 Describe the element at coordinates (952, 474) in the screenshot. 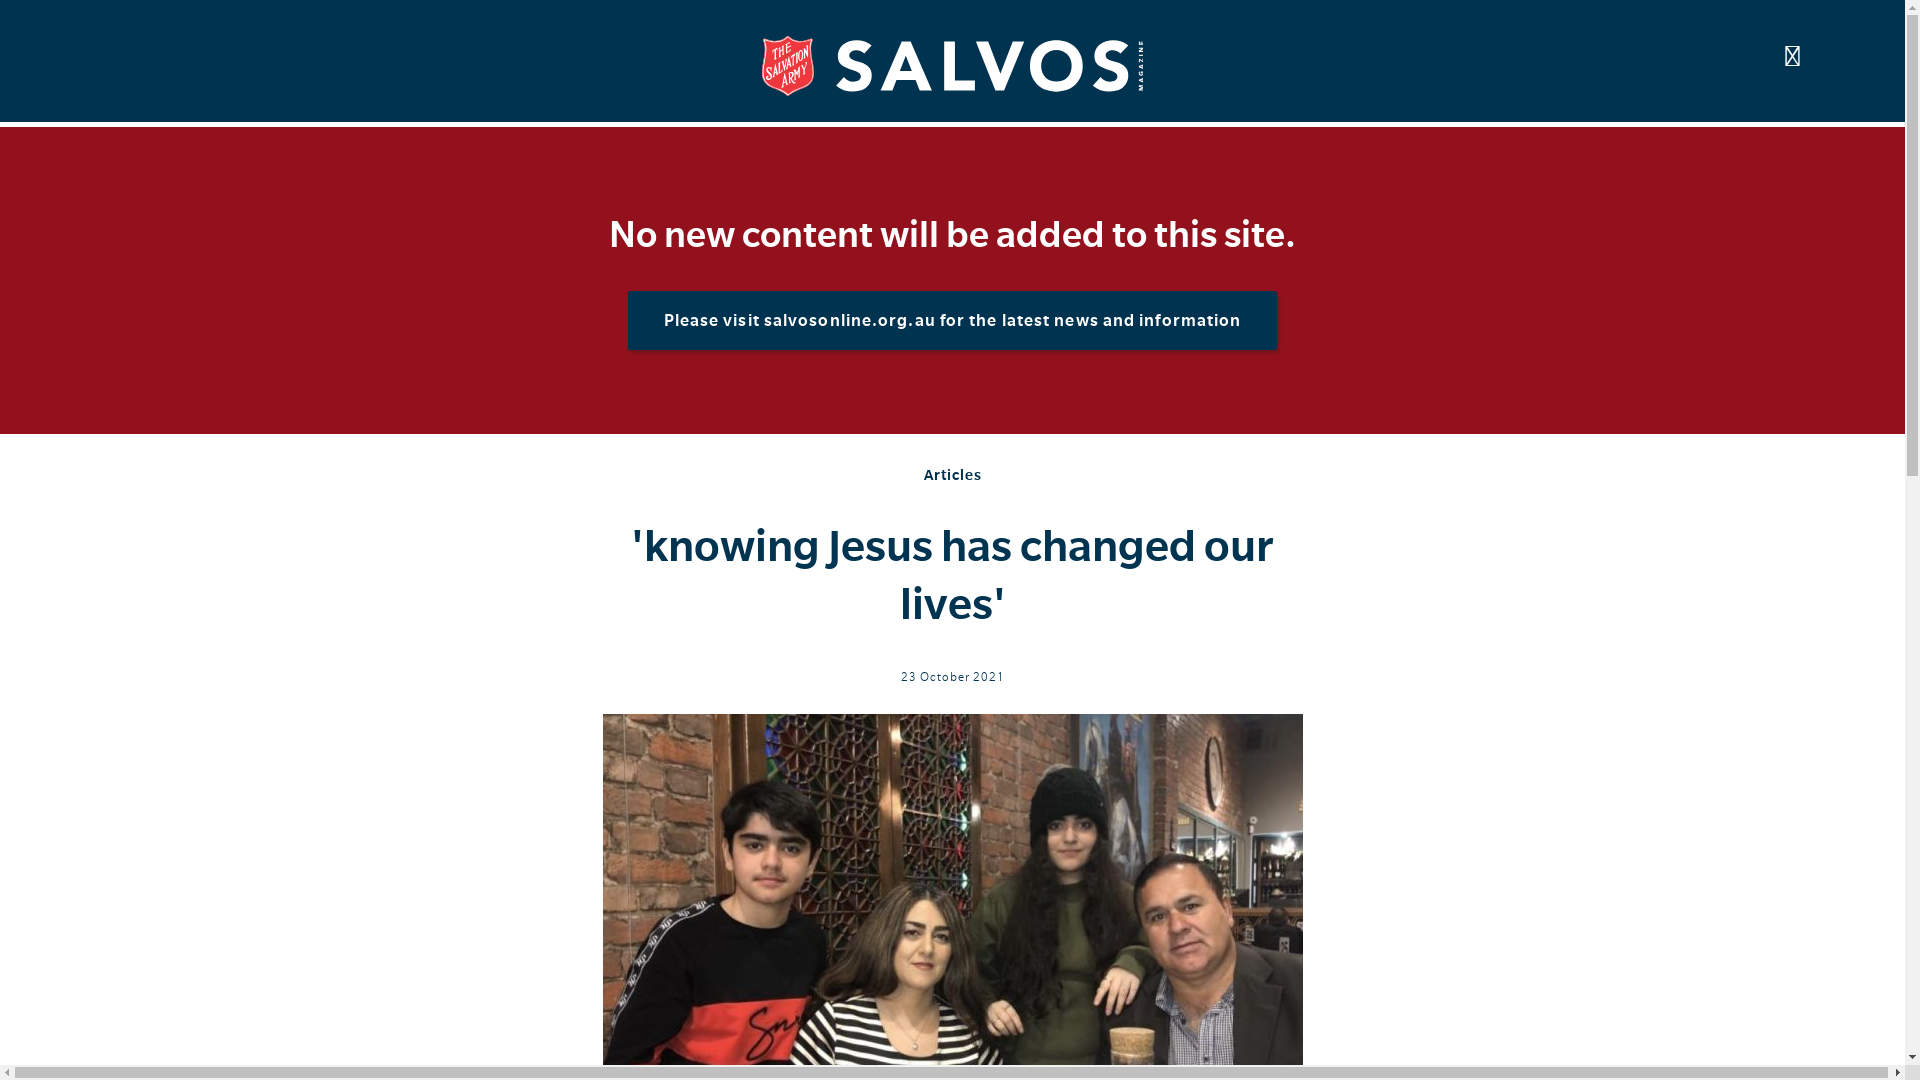

I see `'Articles'` at that location.